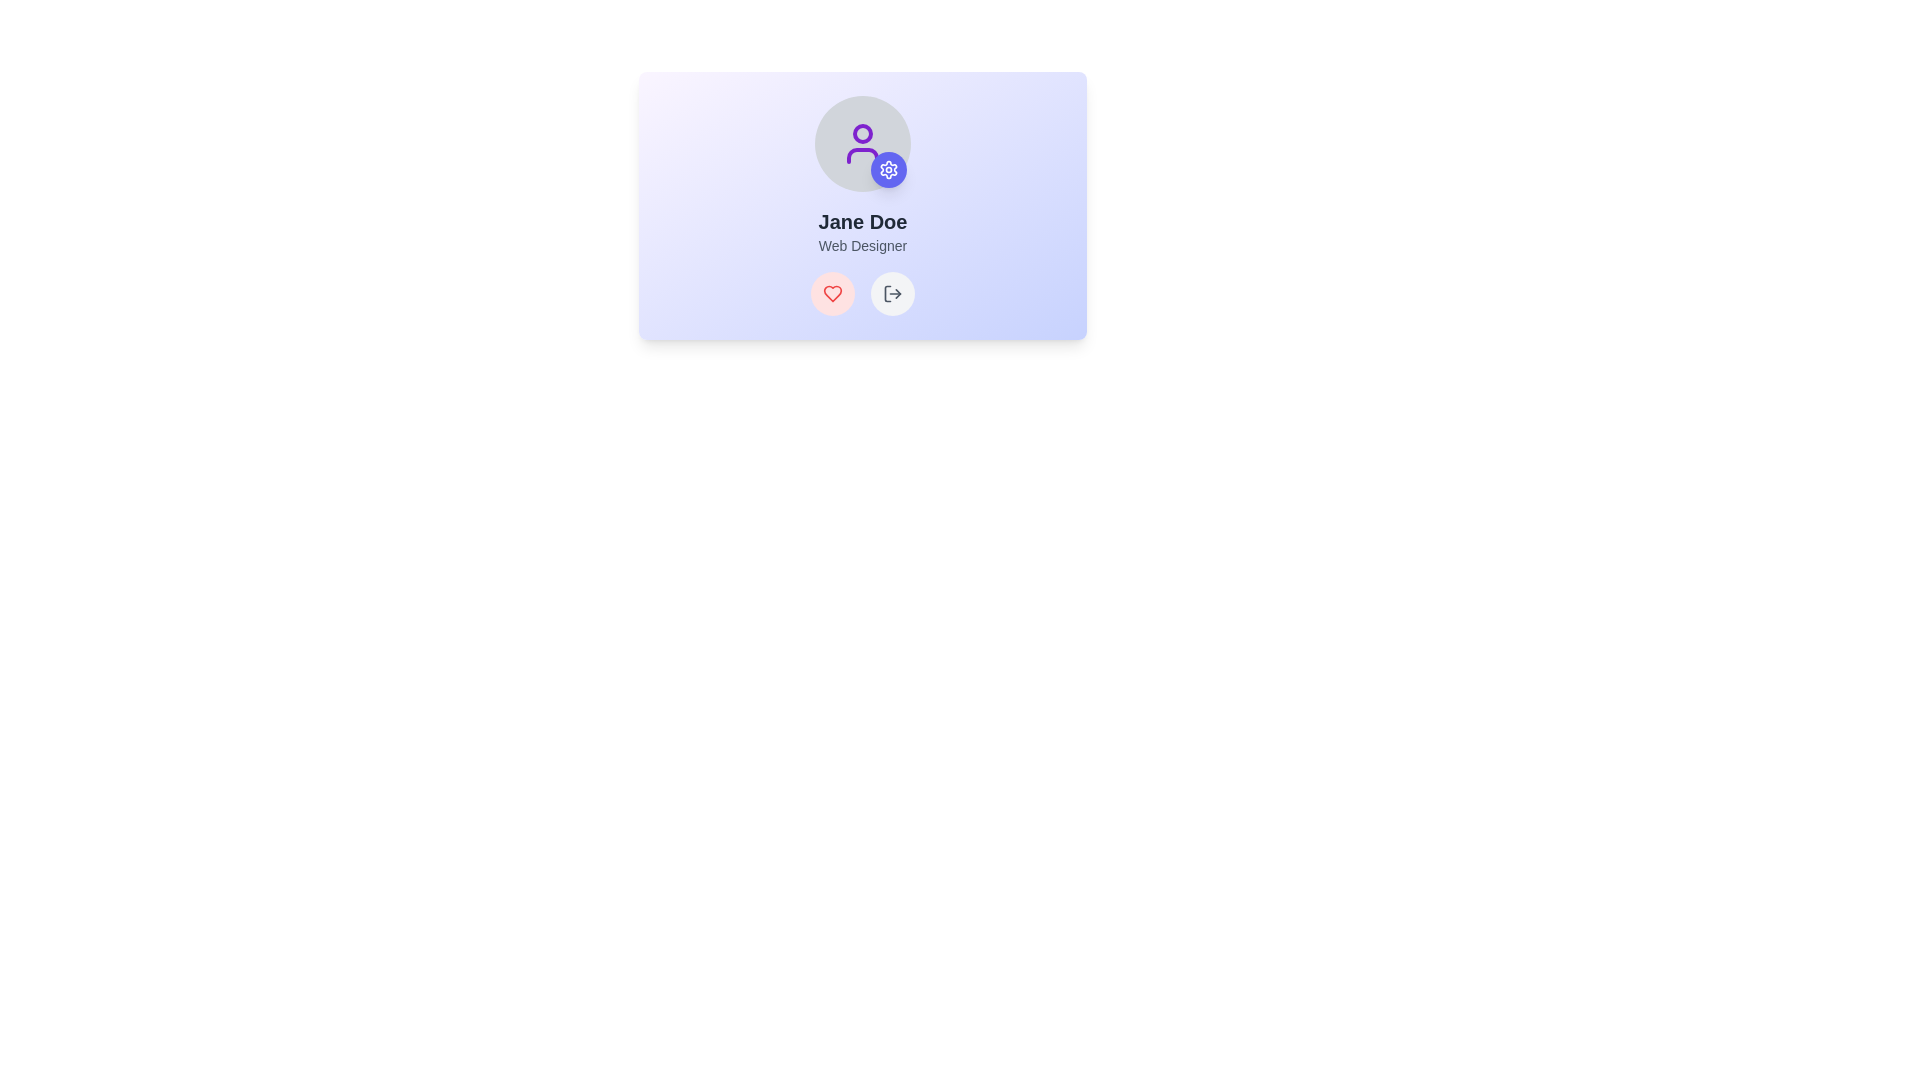 The height and width of the screenshot is (1080, 1920). I want to click on the text label displaying 'Jane Doe', so click(863, 222).